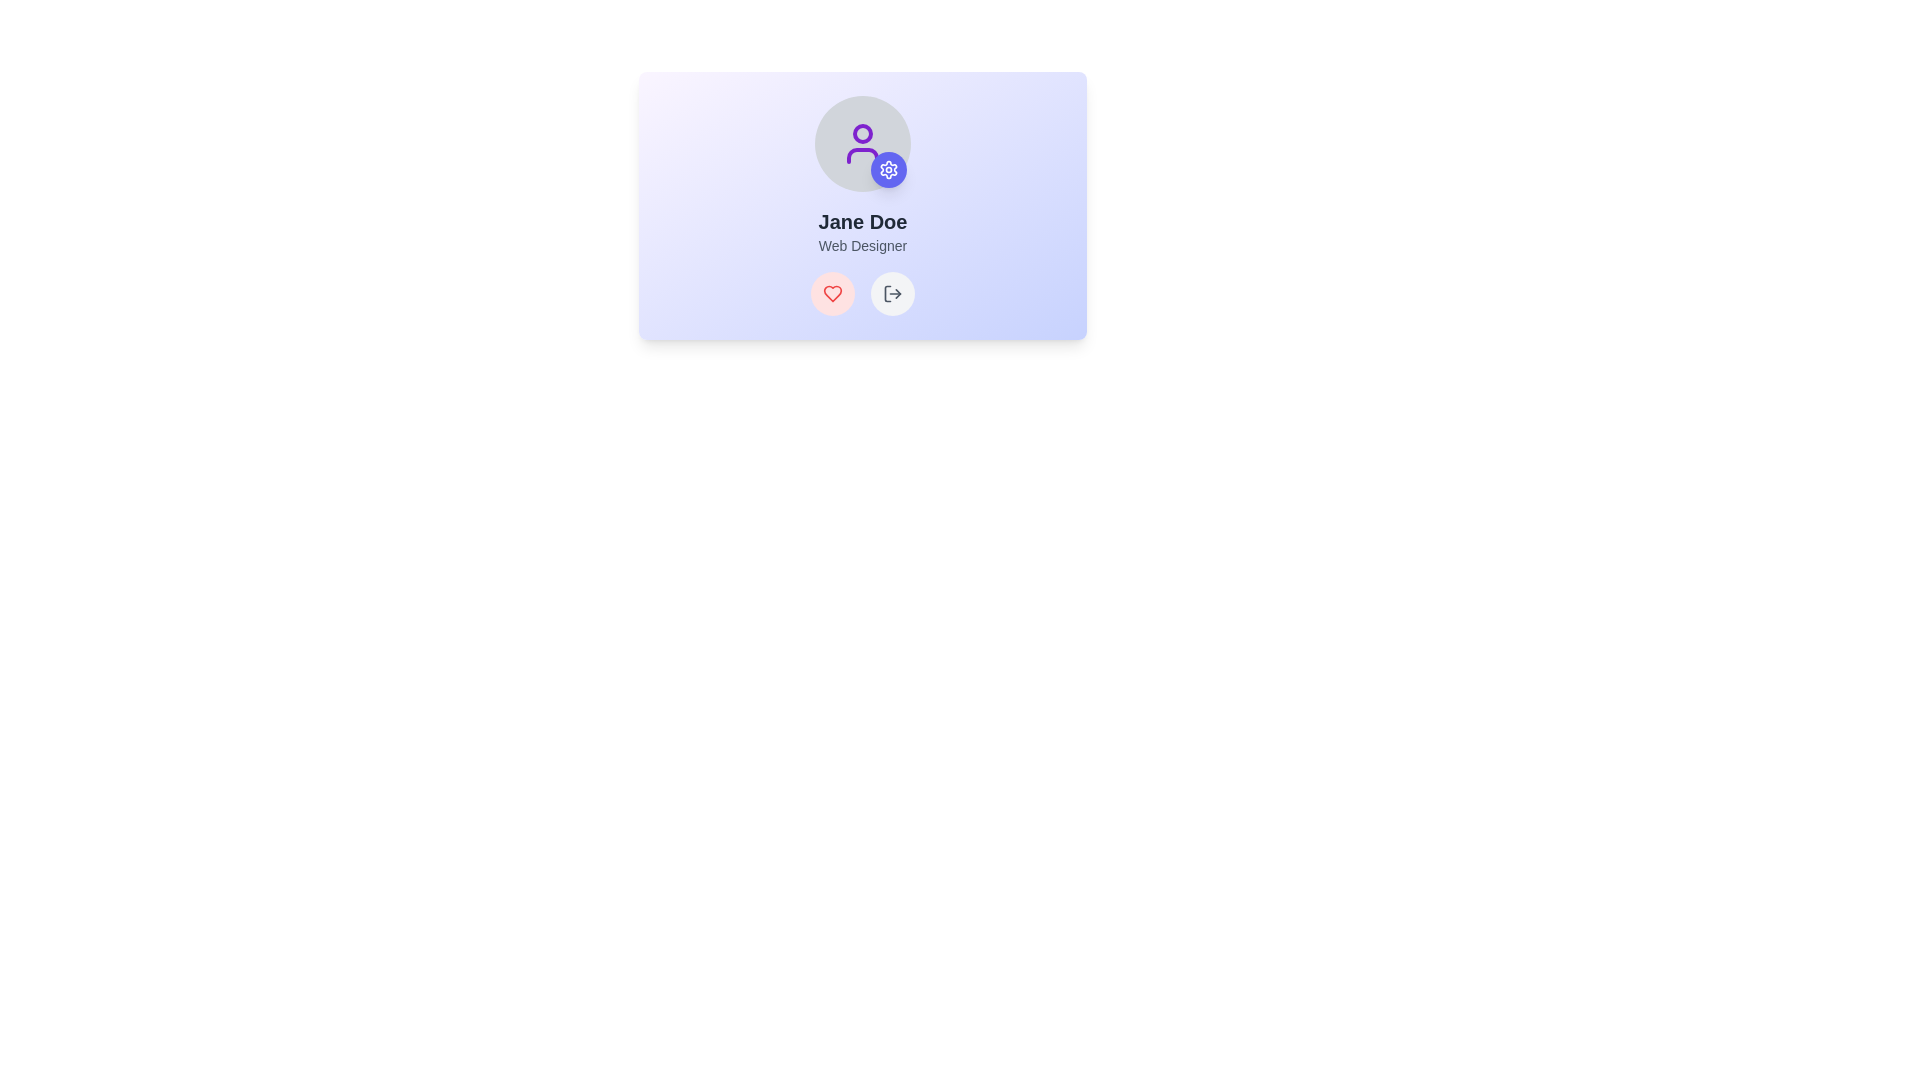 The height and width of the screenshot is (1080, 1920). I want to click on the text label displaying 'Jane Doe', so click(863, 222).